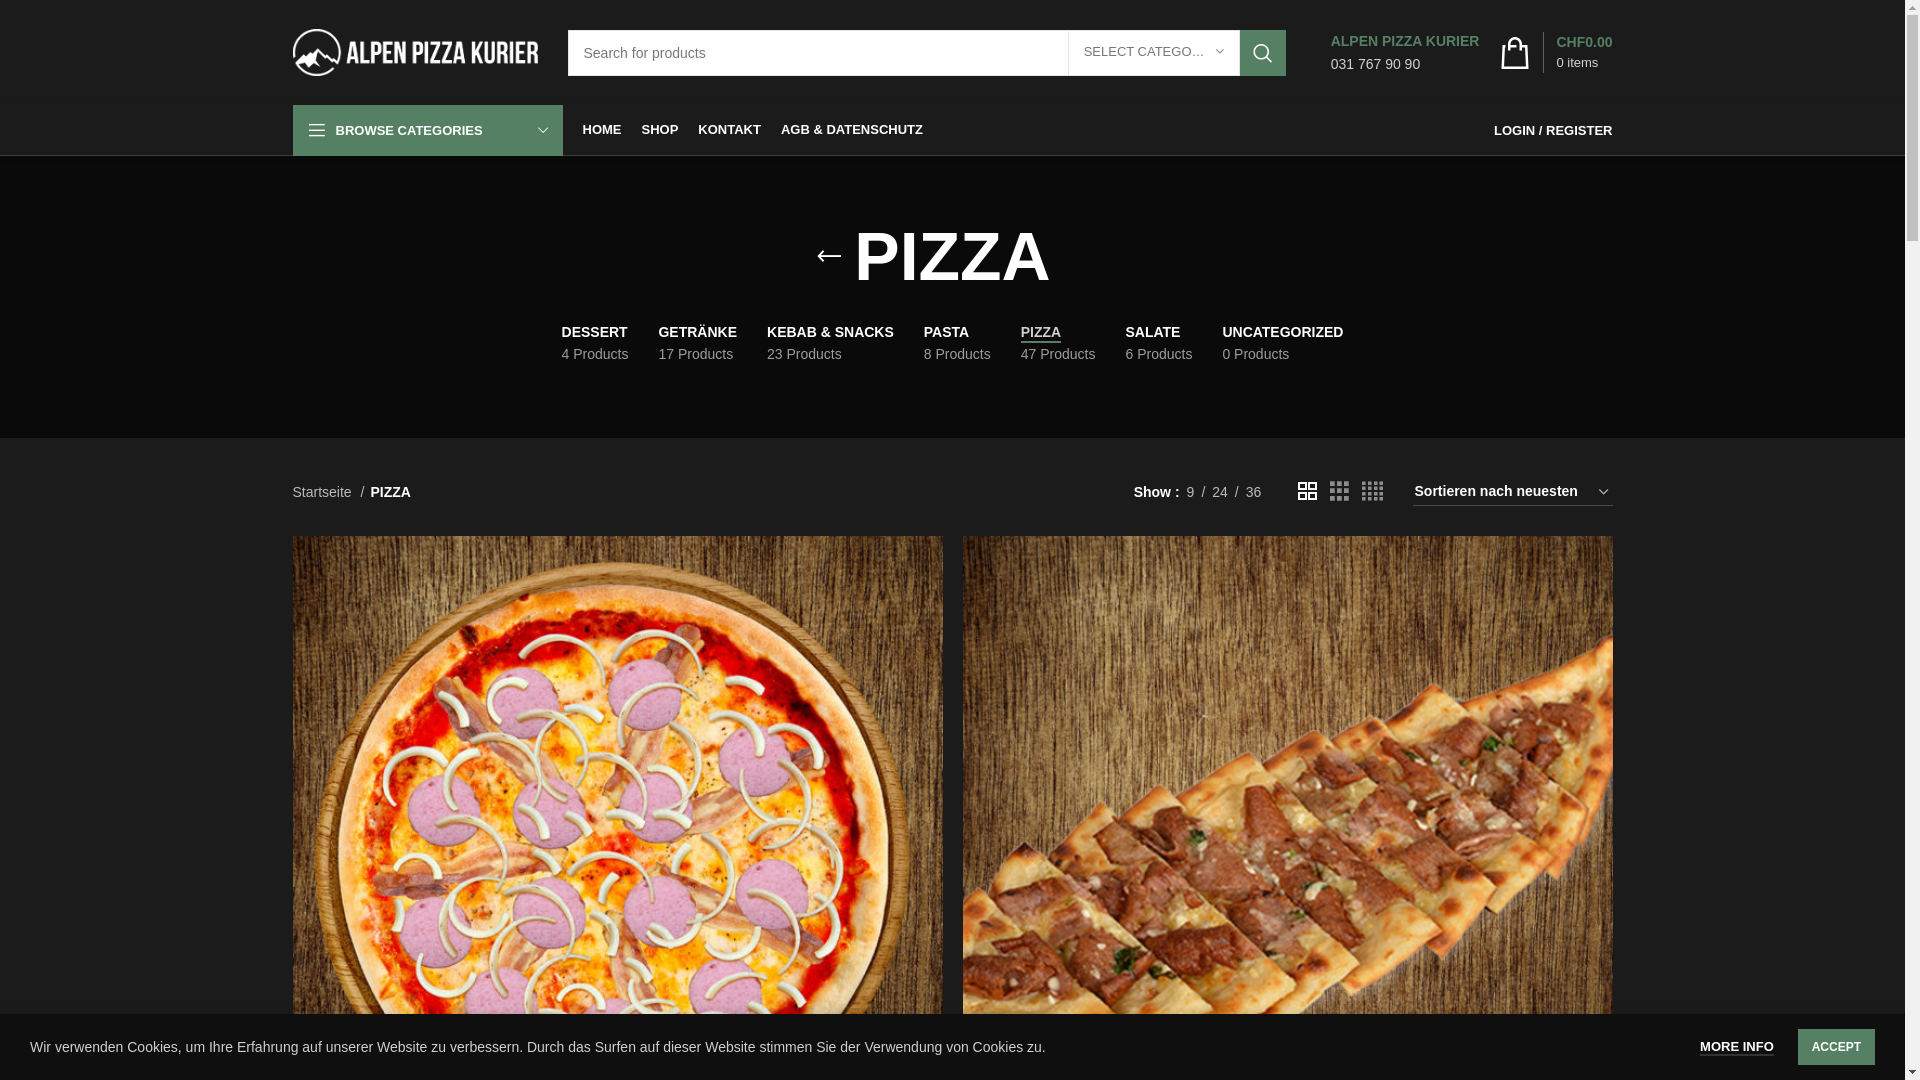 This screenshot has height=1080, width=1920. Describe the element at coordinates (1554, 51) in the screenshot. I see `'0 items` at that location.